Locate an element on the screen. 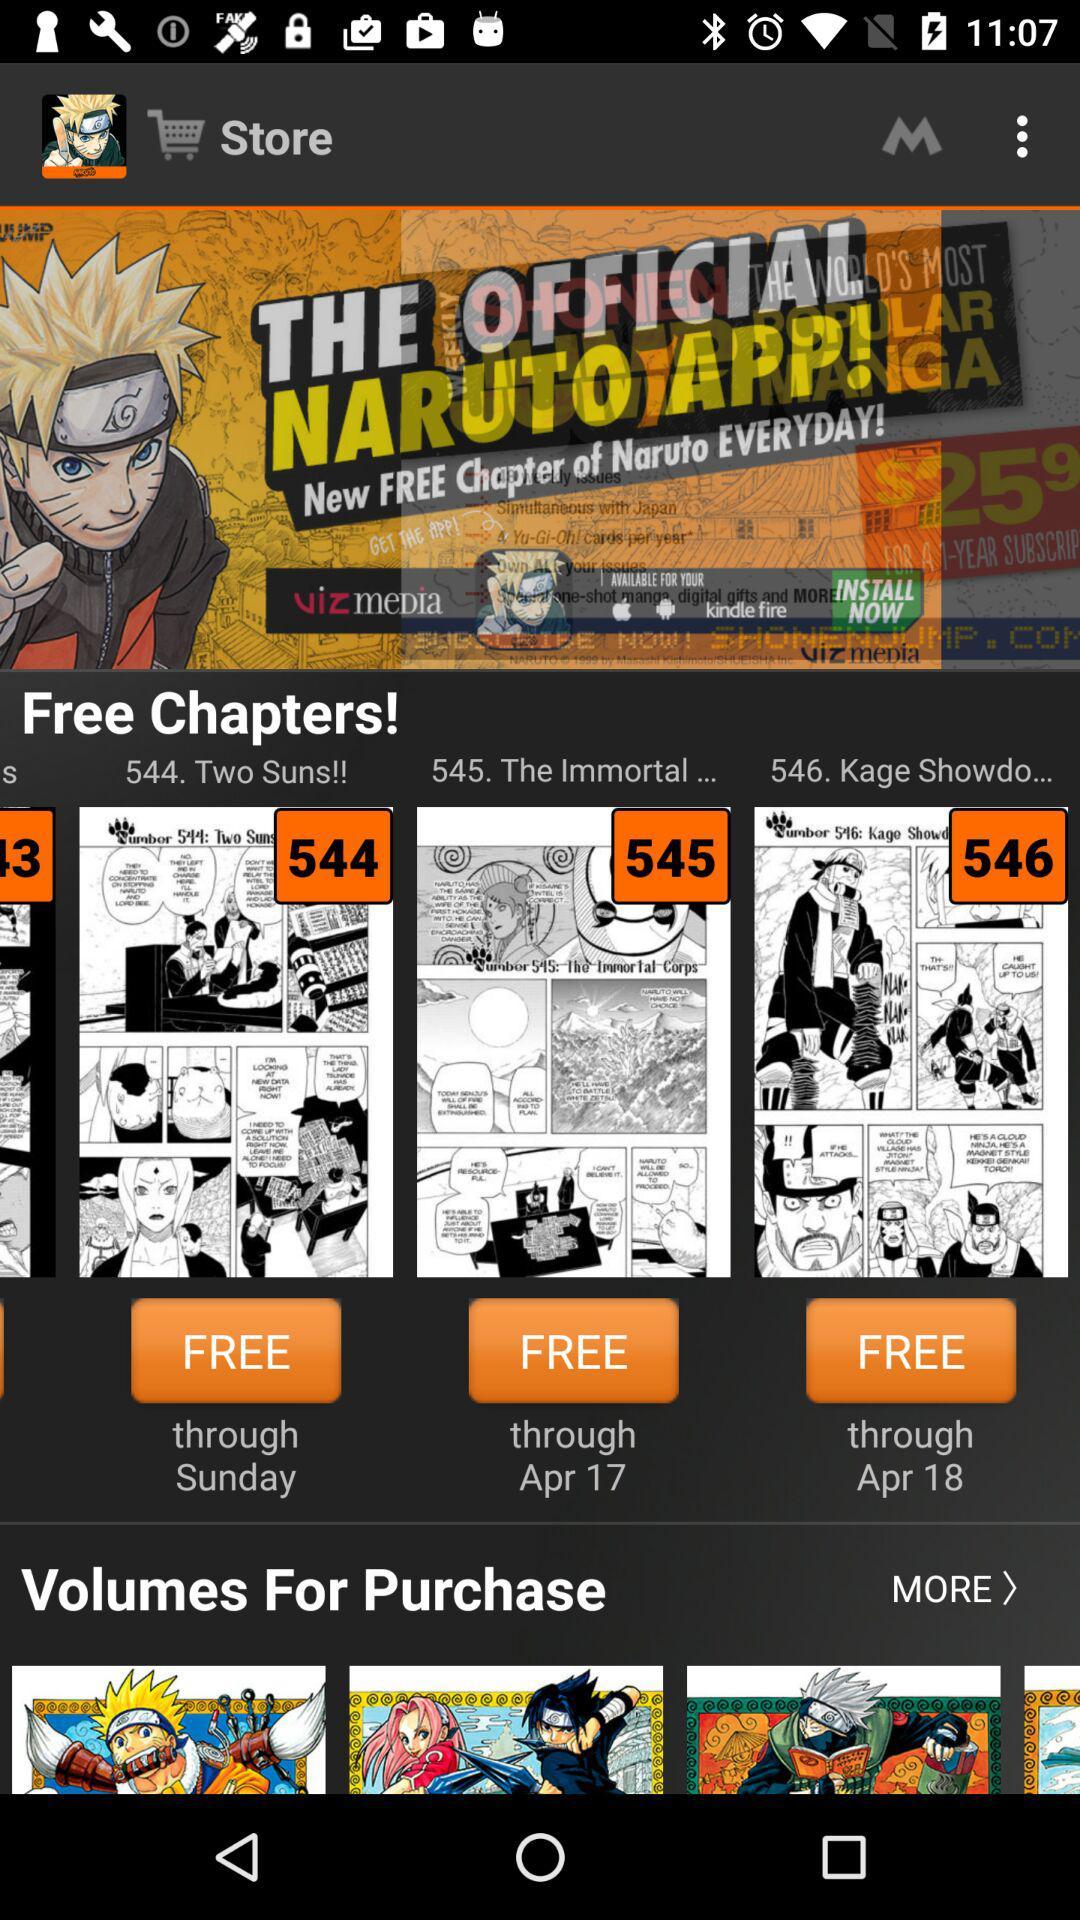 The height and width of the screenshot is (1920, 1080). item above free chapters! item is located at coordinates (540, 438).